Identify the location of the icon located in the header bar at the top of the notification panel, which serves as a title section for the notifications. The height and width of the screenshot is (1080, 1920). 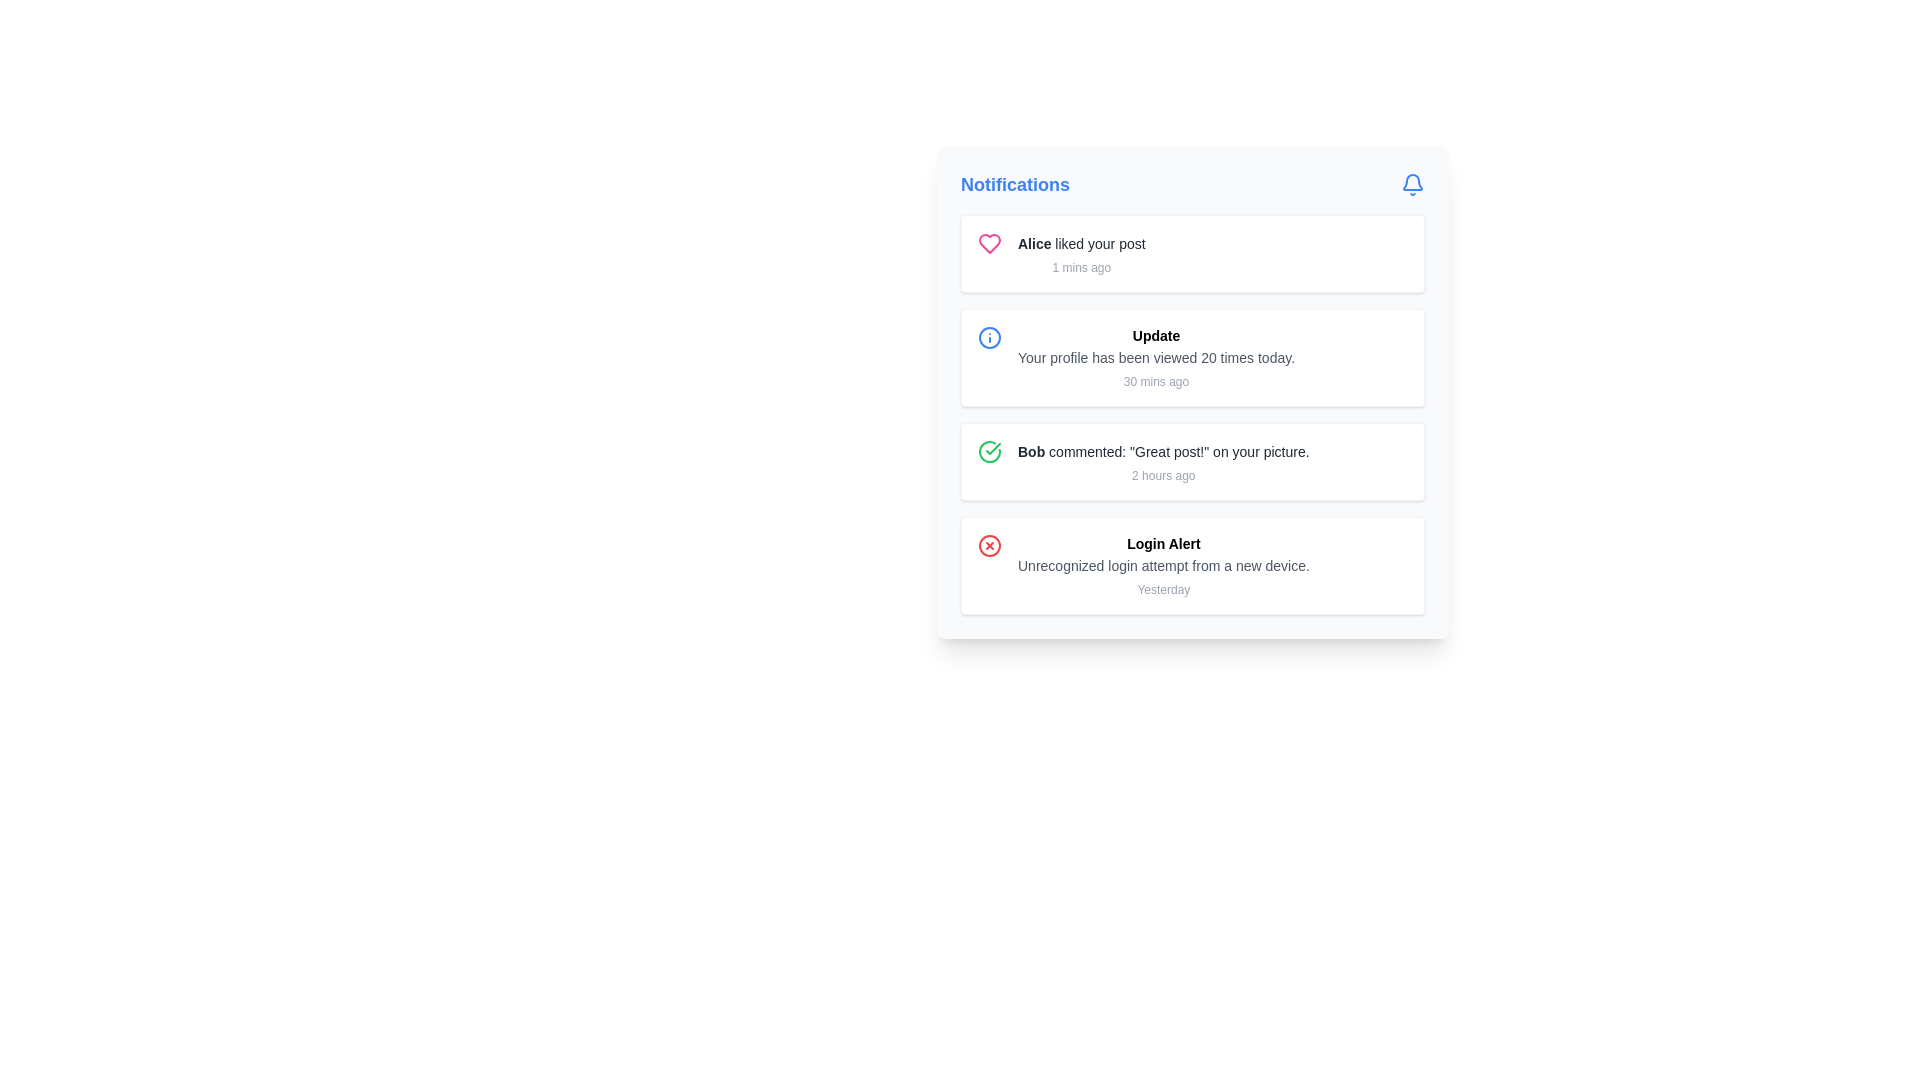
(1193, 185).